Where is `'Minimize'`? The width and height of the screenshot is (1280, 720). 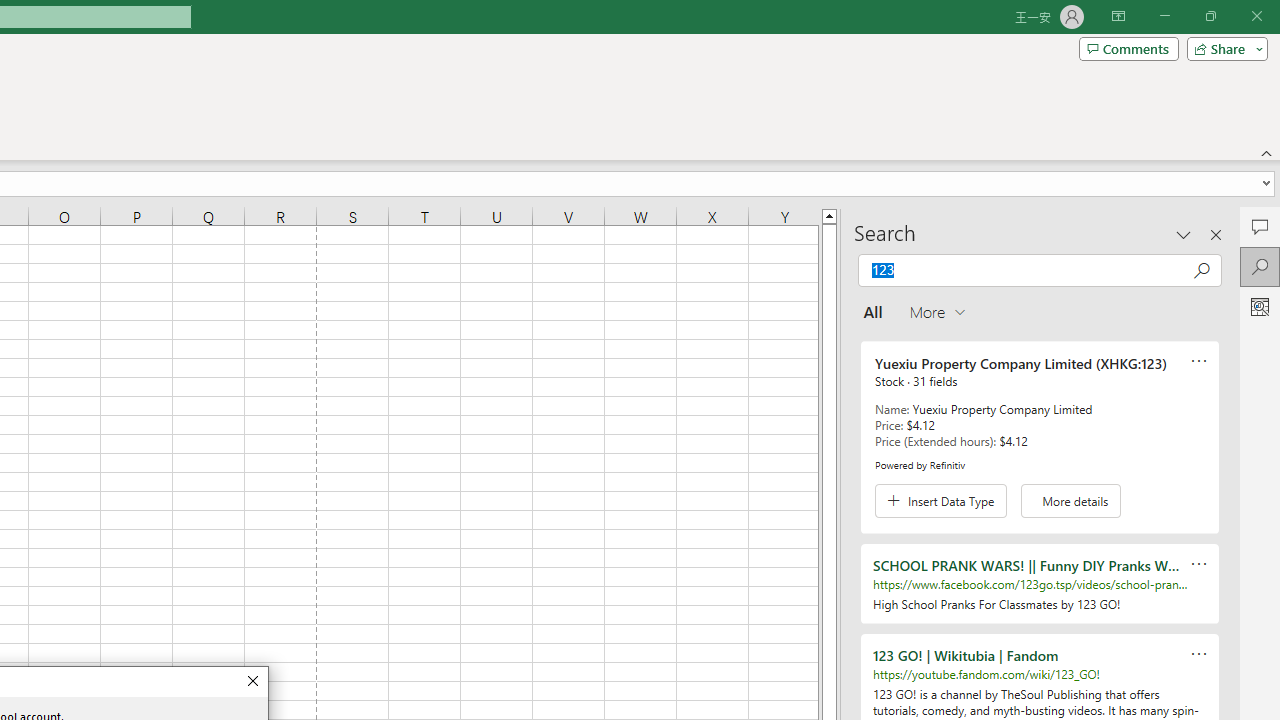 'Minimize' is located at coordinates (1164, 16).